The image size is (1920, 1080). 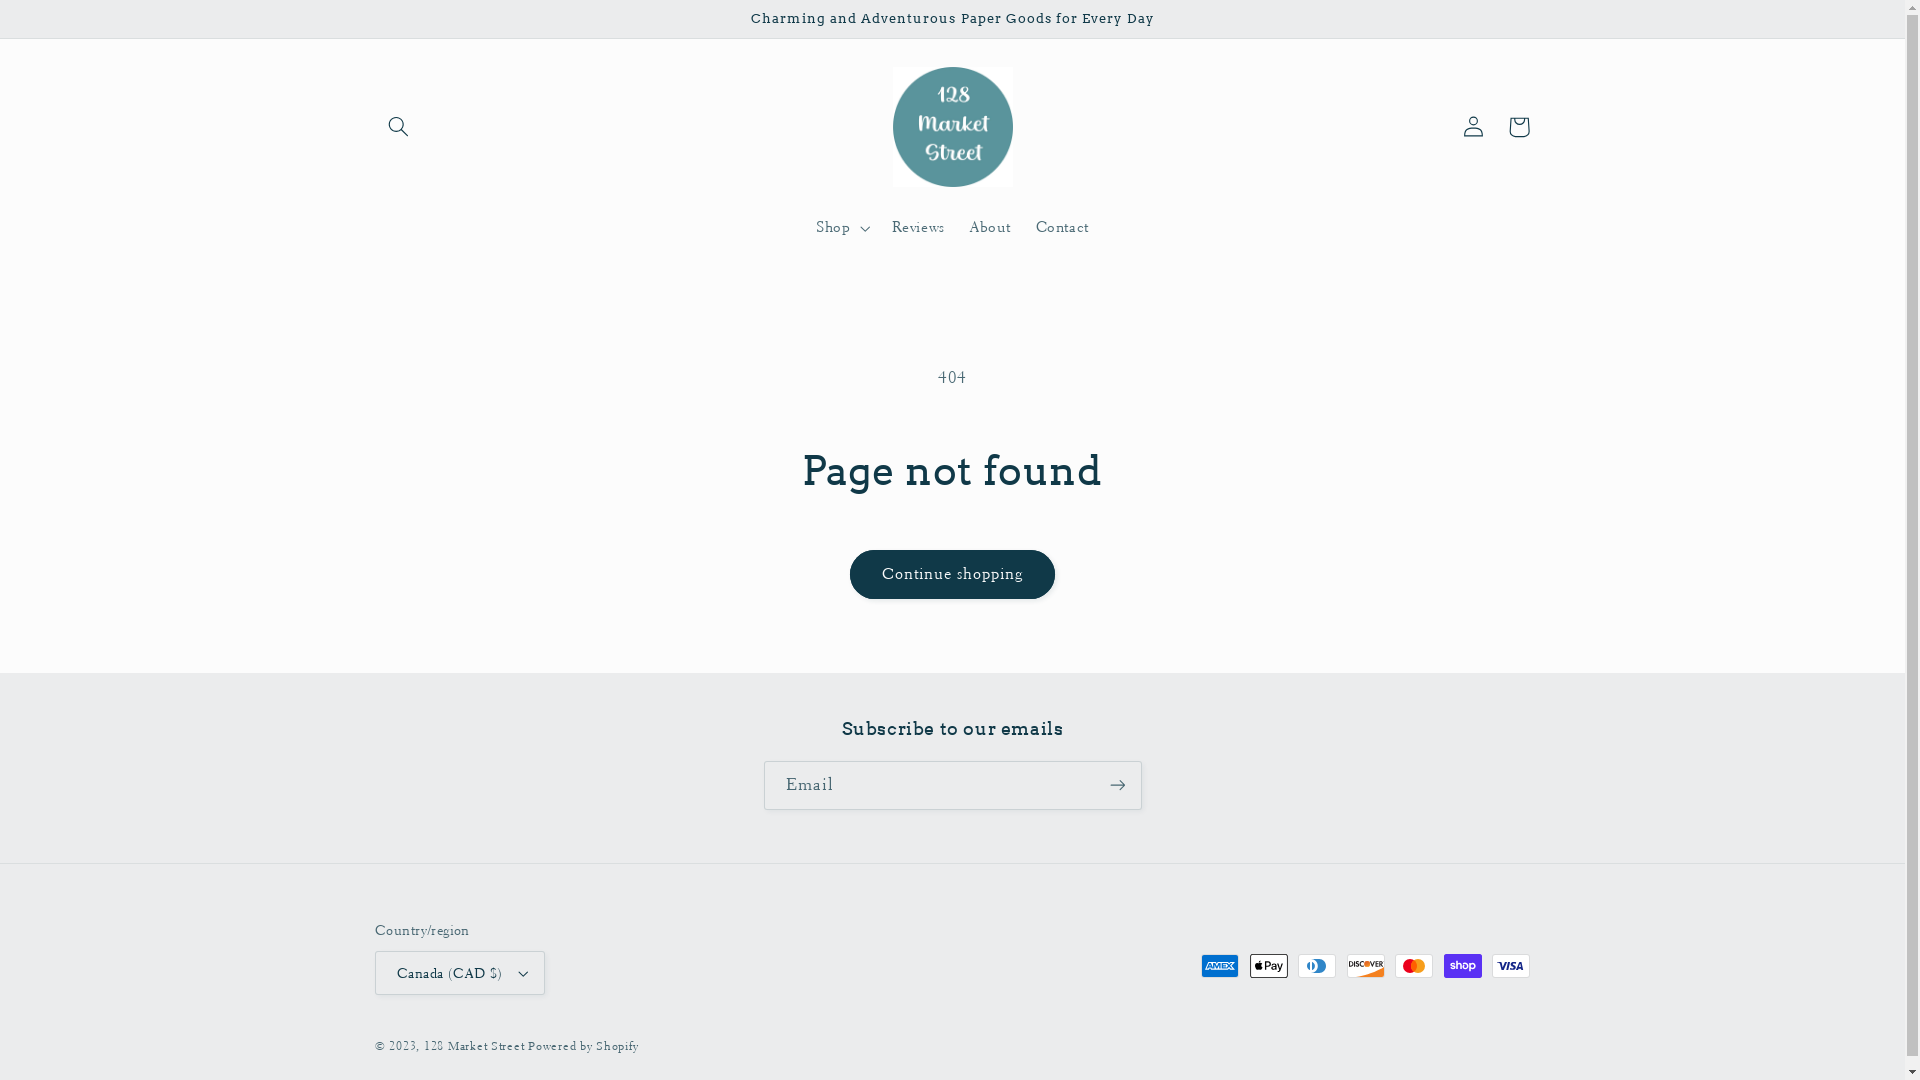 I want to click on 'Canada (CAD $)', so click(x=459, y=971).